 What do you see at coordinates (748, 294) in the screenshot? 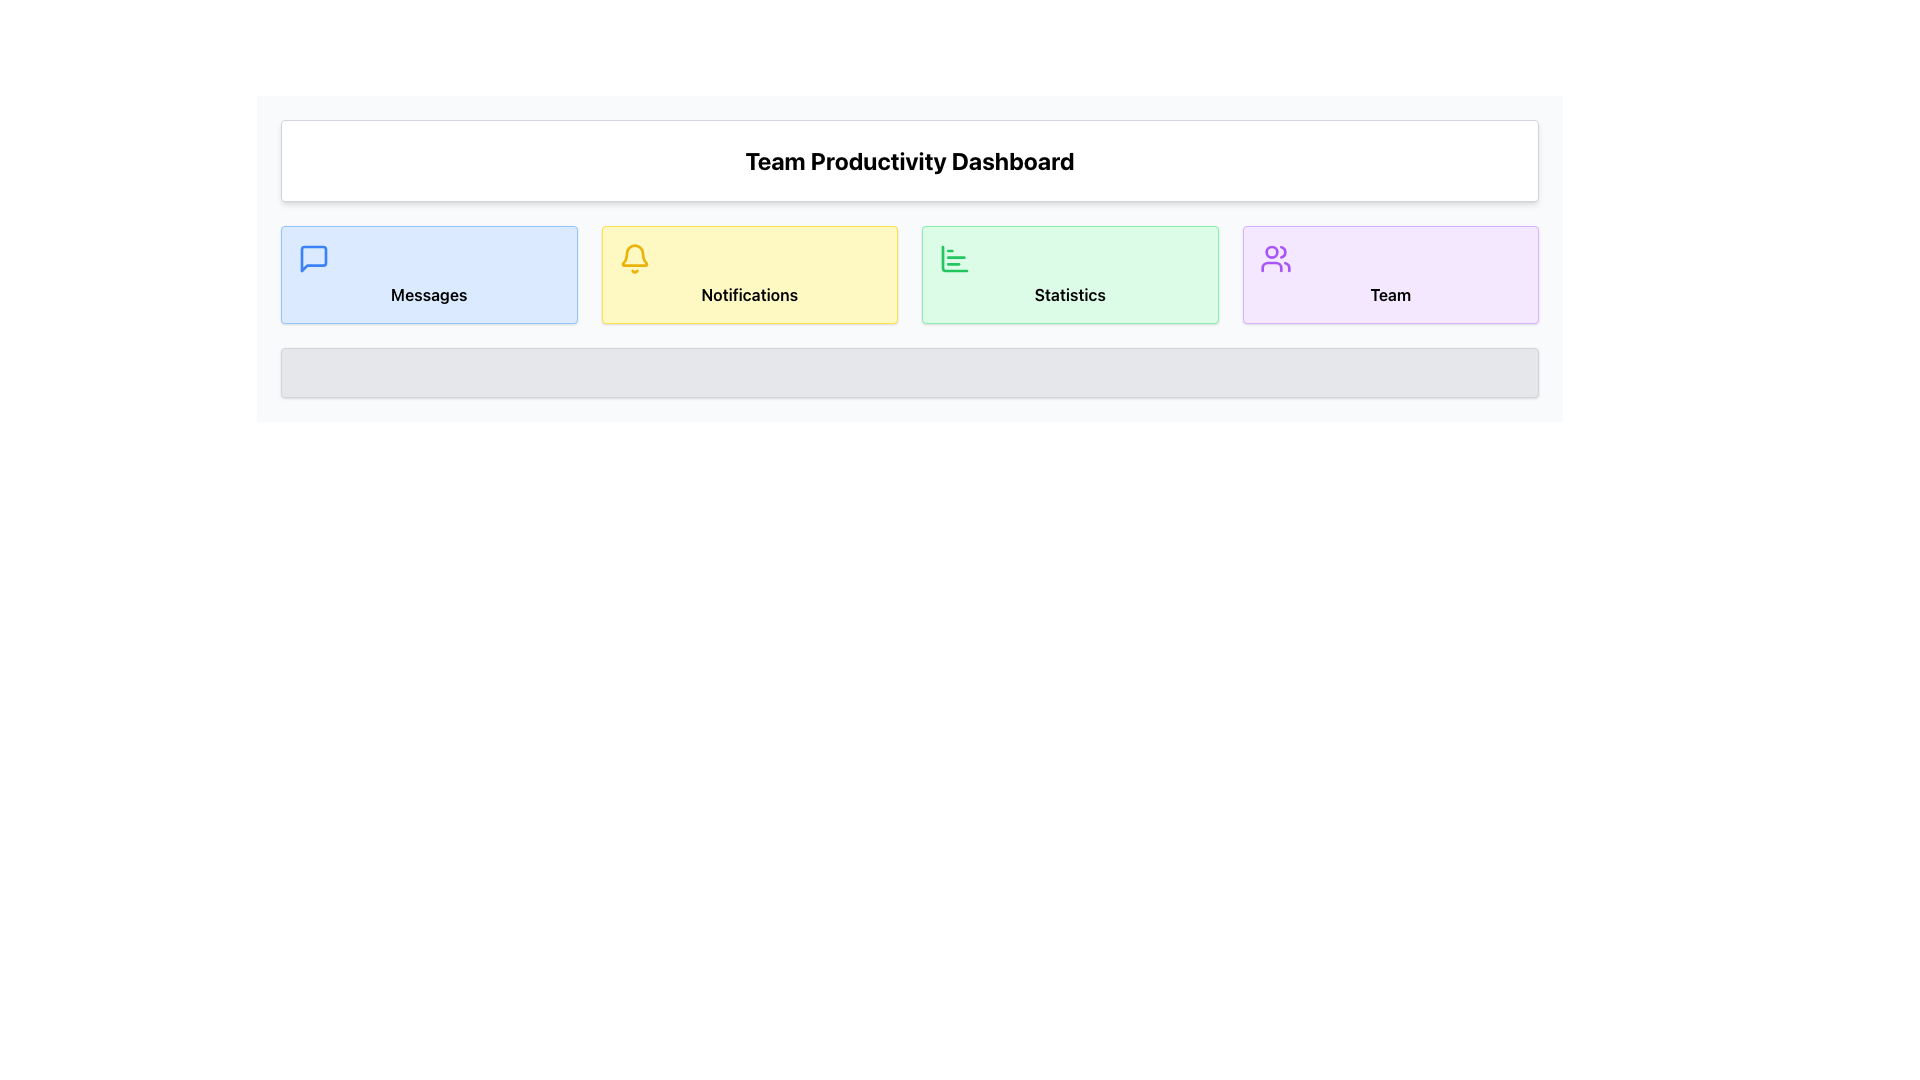
I see `descriptive title text for the Notifications section located in the second card from the left in the row of four cards on the Team Productivity Dashboard` at bounding box center [748, 294].